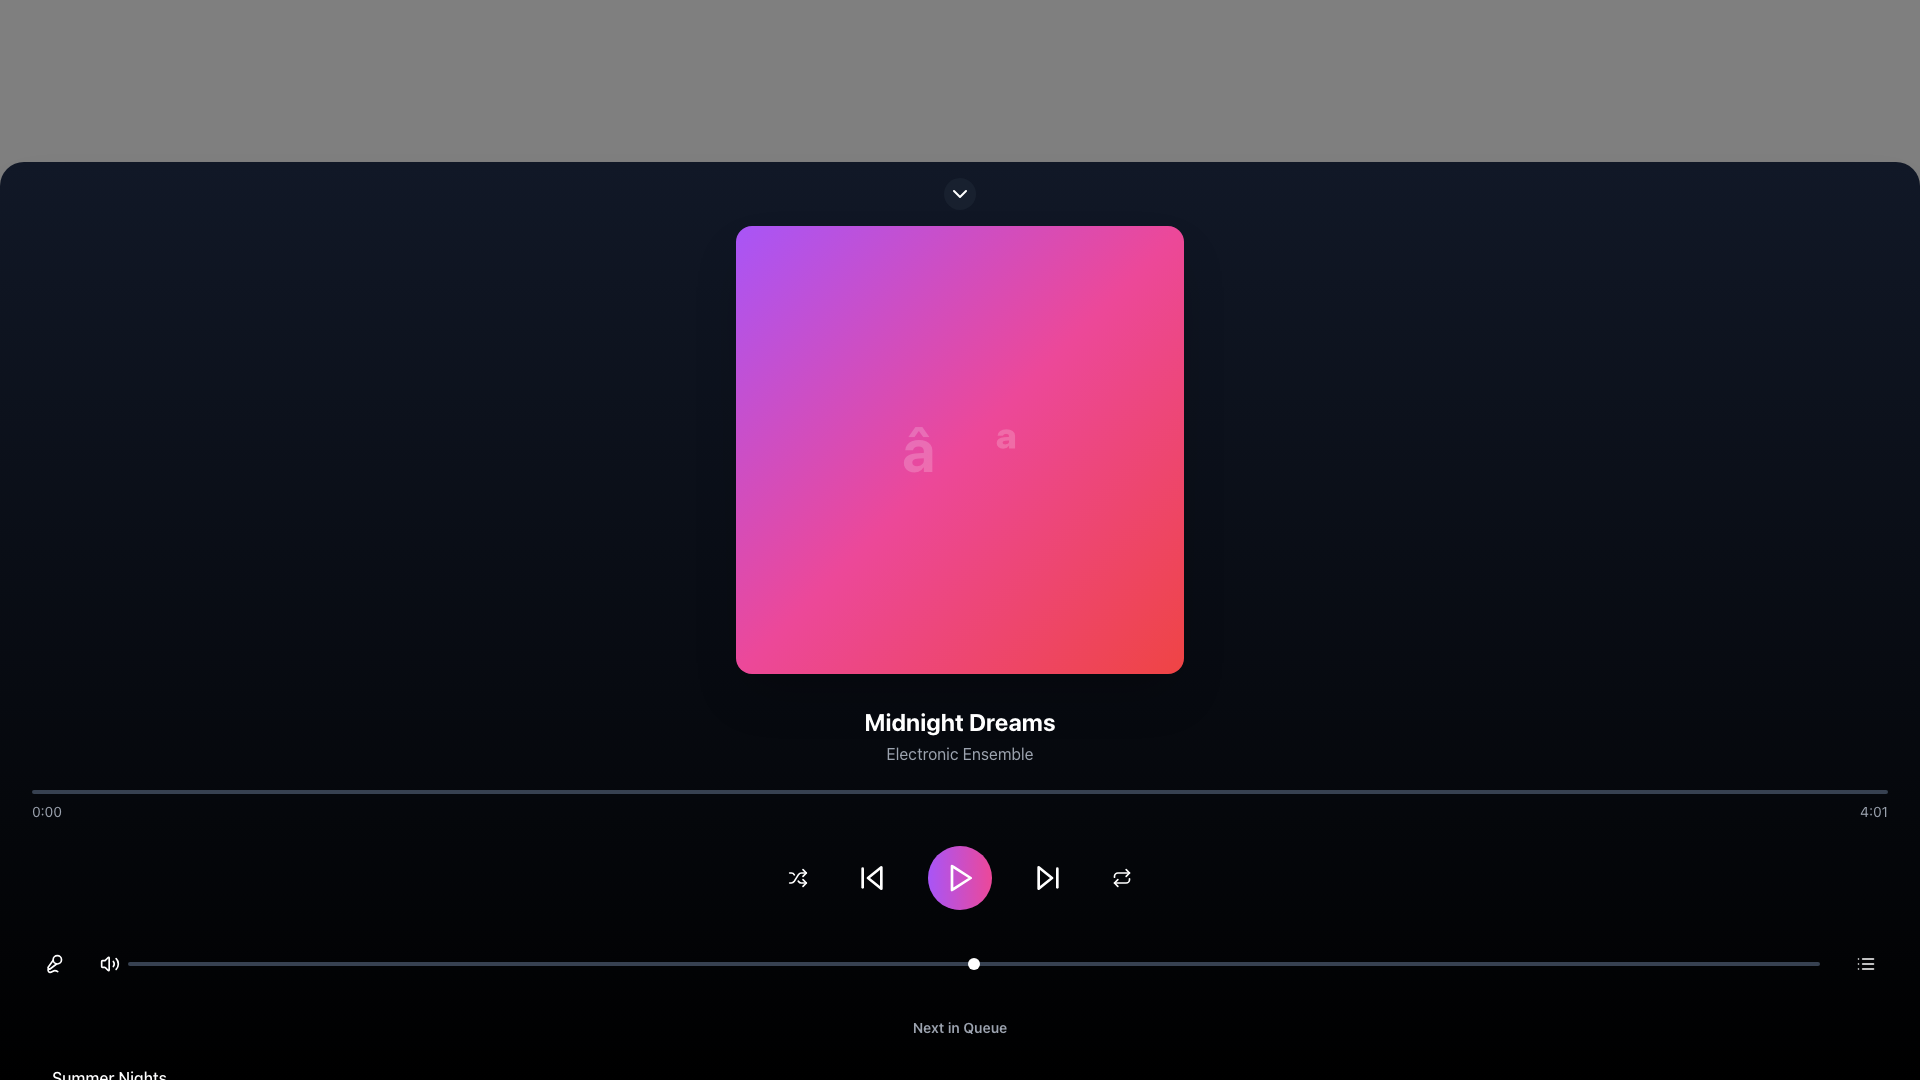 This screenshot has height=1080, width=1920. What do you see at coordinates (961, 877) in the screenshot?
I see `the play button located at the bottom center of the media control interface` at bounding box center [961, 877].